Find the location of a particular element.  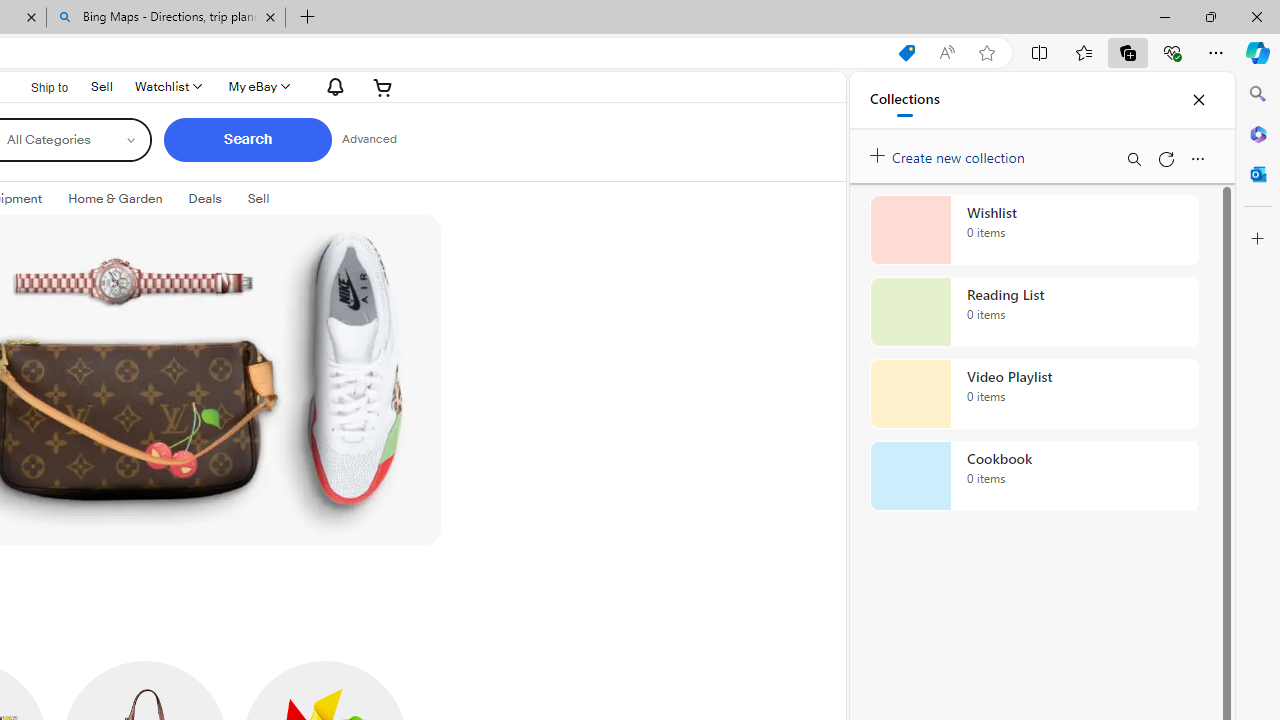

'Advanced Search' is located at coordinates (369, 139).